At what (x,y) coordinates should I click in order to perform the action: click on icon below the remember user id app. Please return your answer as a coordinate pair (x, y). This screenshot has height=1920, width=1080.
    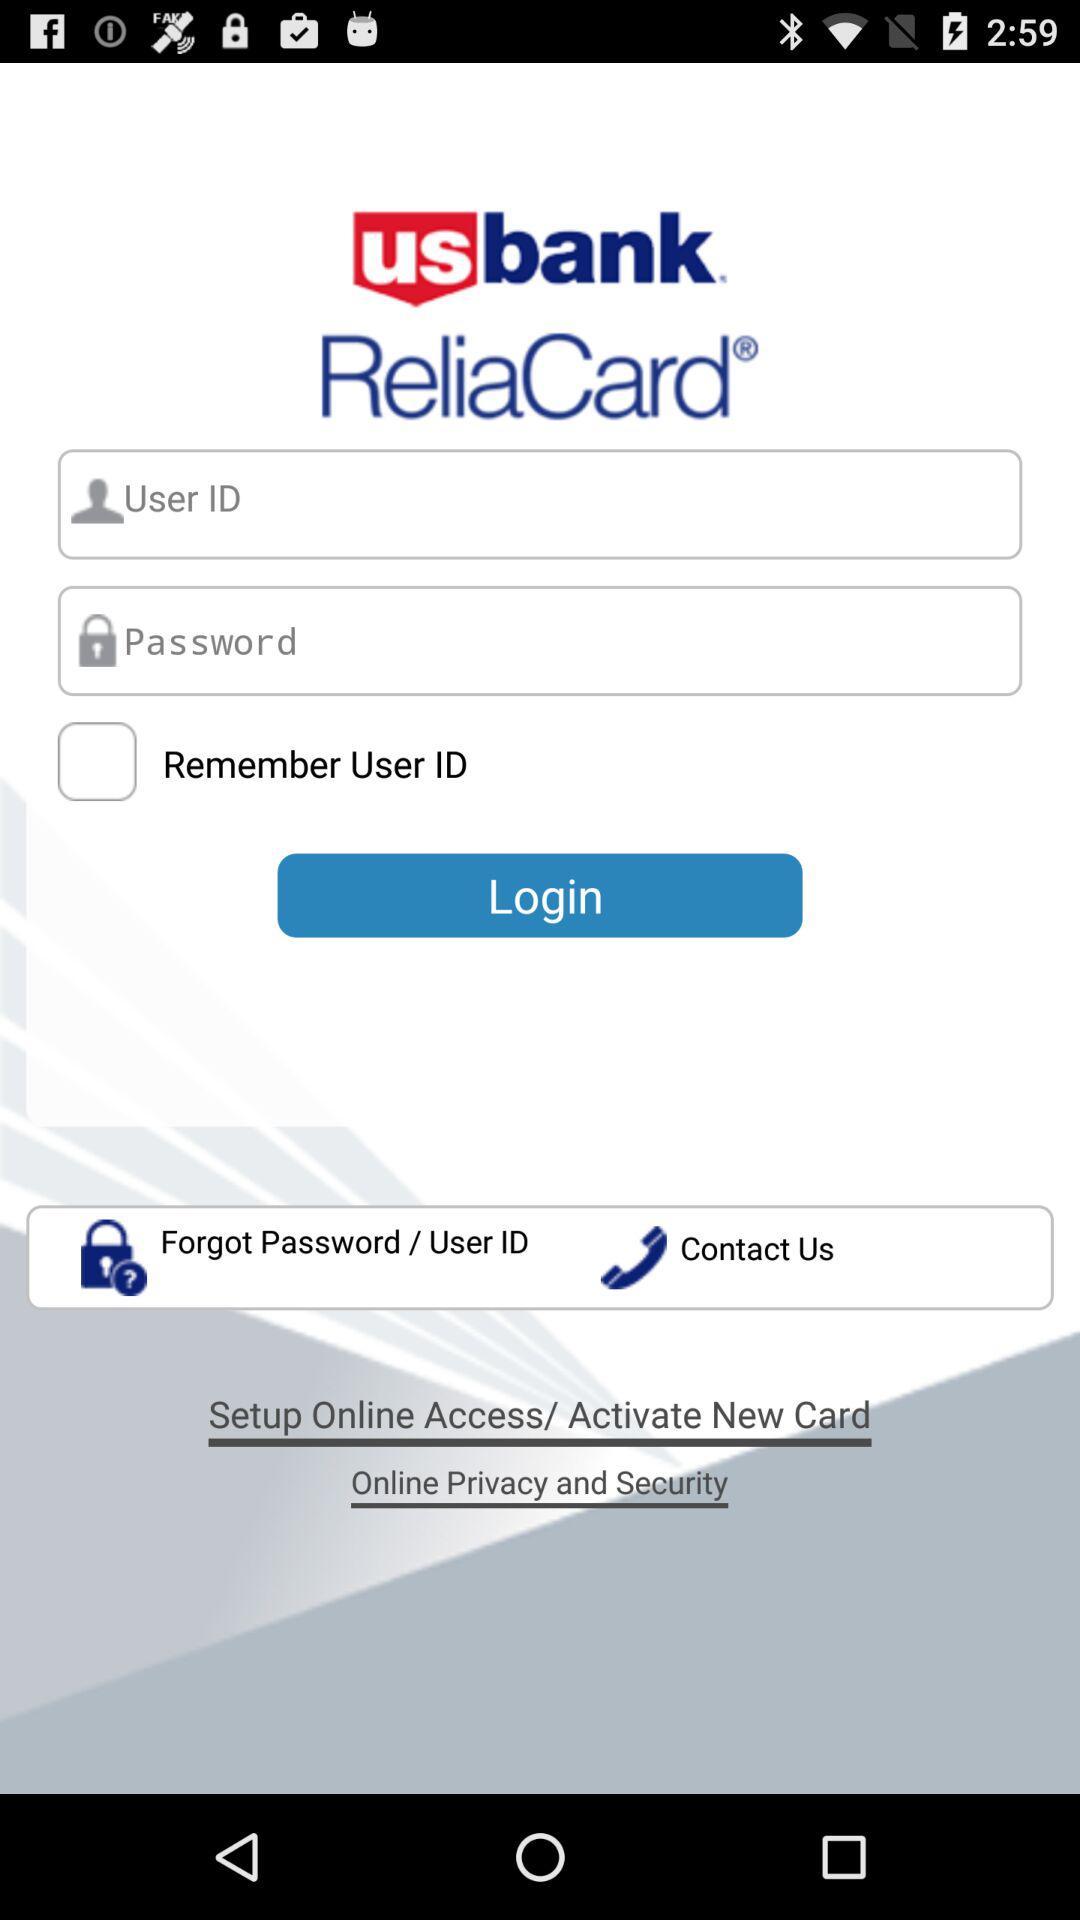
    Looking at the image, I should click on (540, 894).